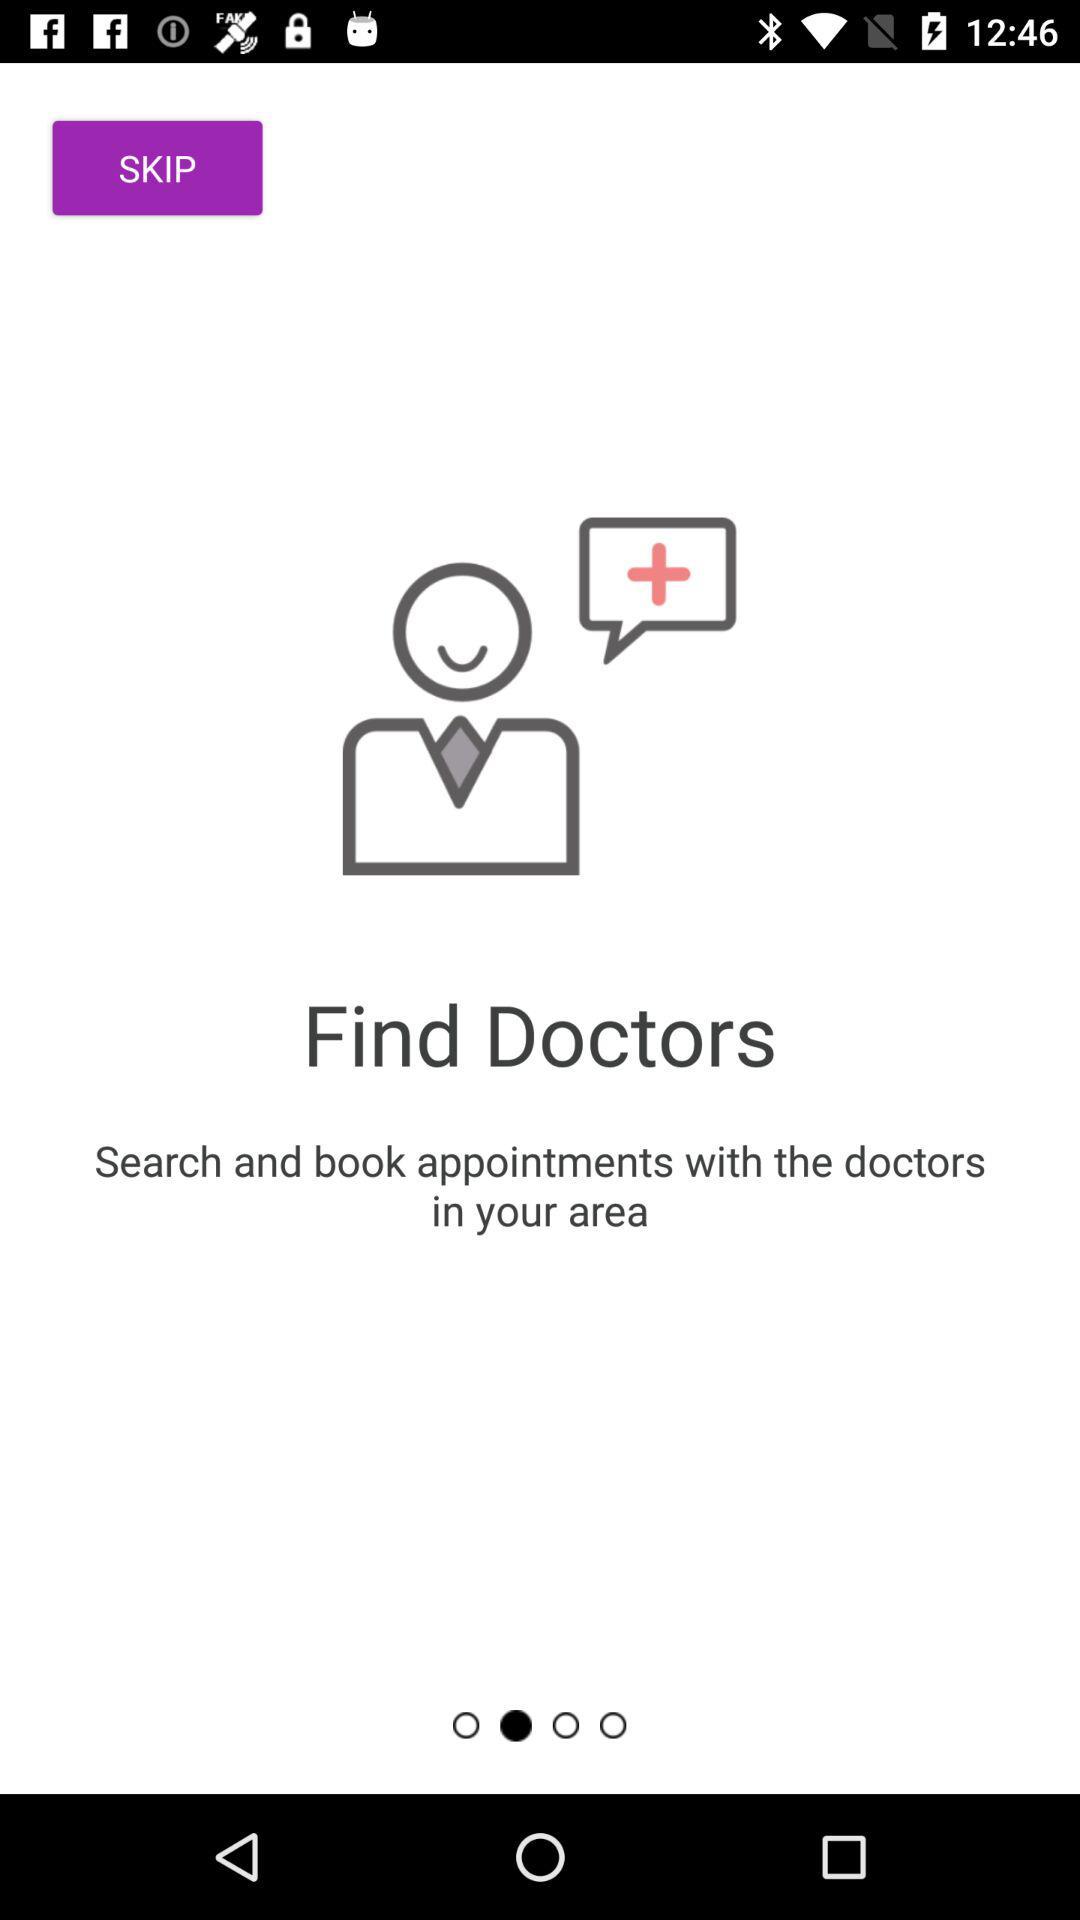 This screenshot has height=1920, width=1080. What do you see at coordinates (156, 168) in the screenshot?
I see `the skip item` at bounding box center [156, 168].